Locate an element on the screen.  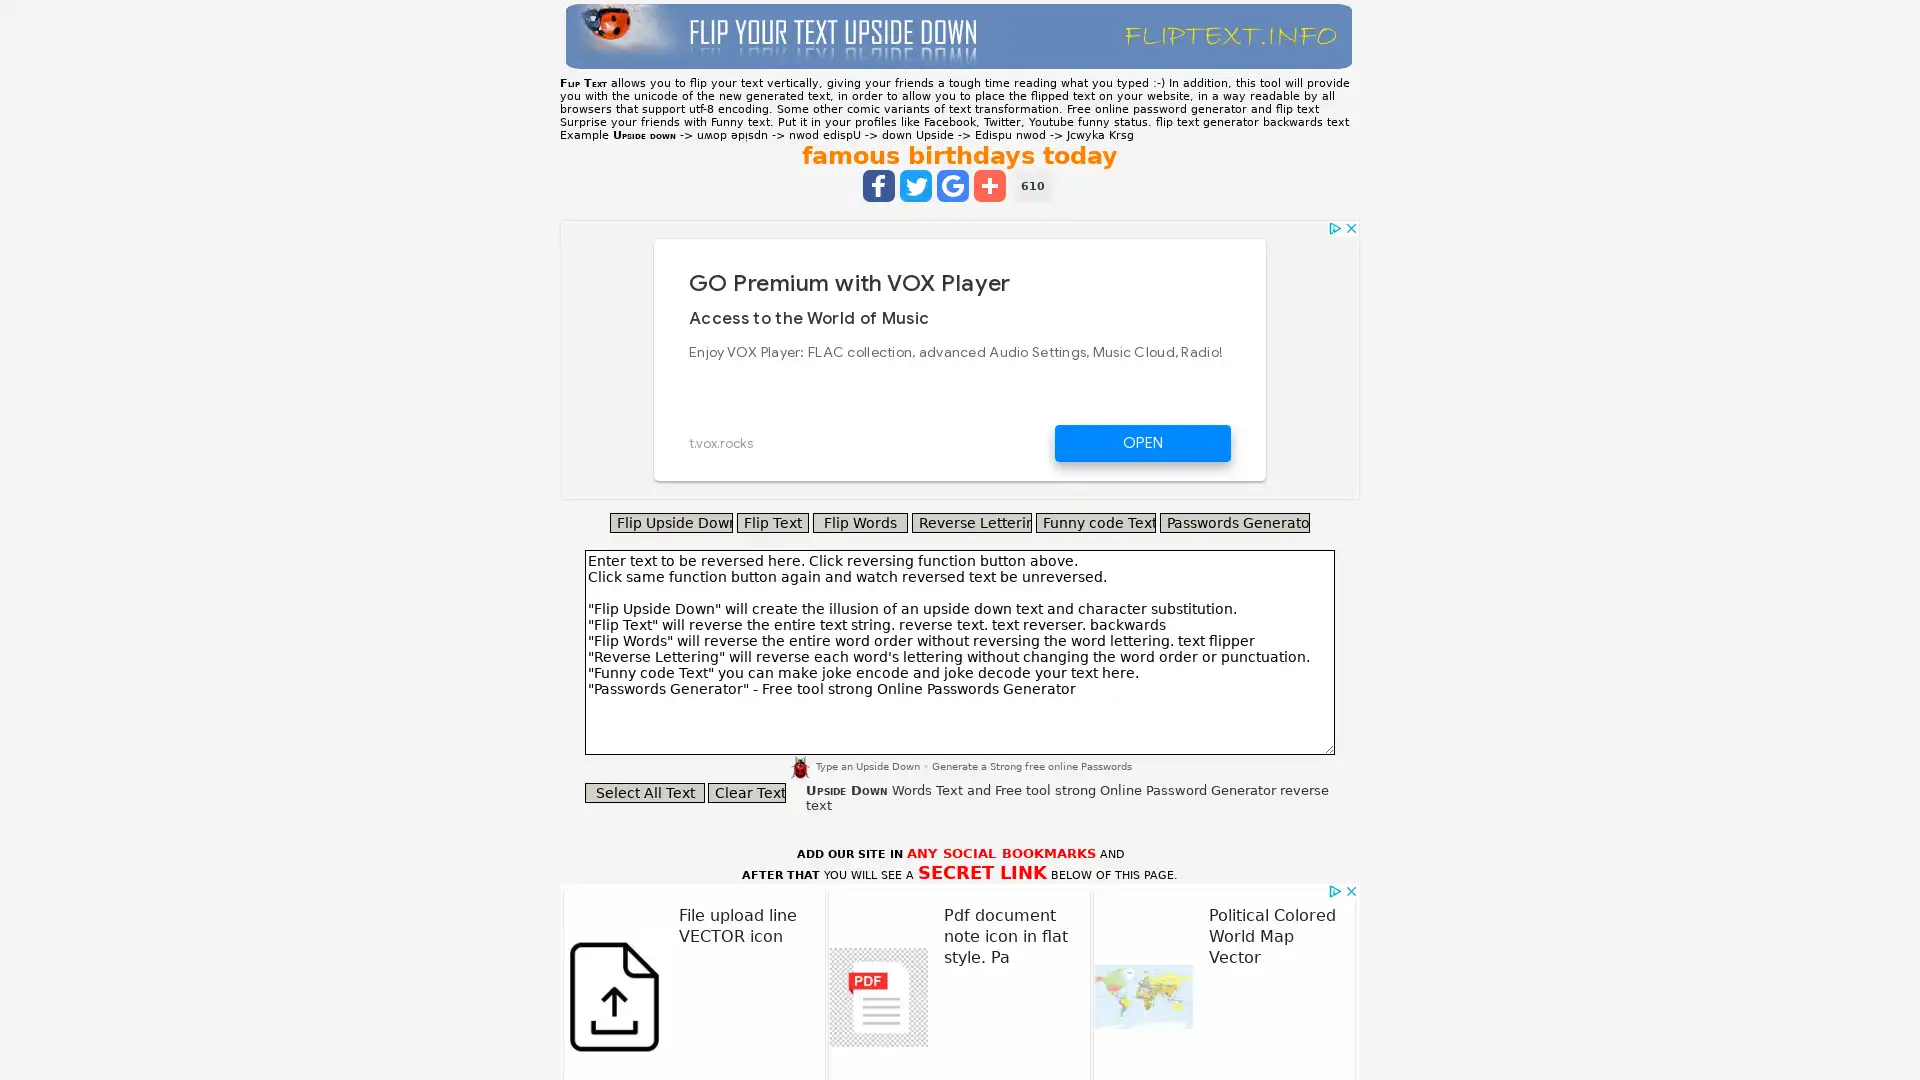
Passwords Generator is located at coordinates (1233, 522).